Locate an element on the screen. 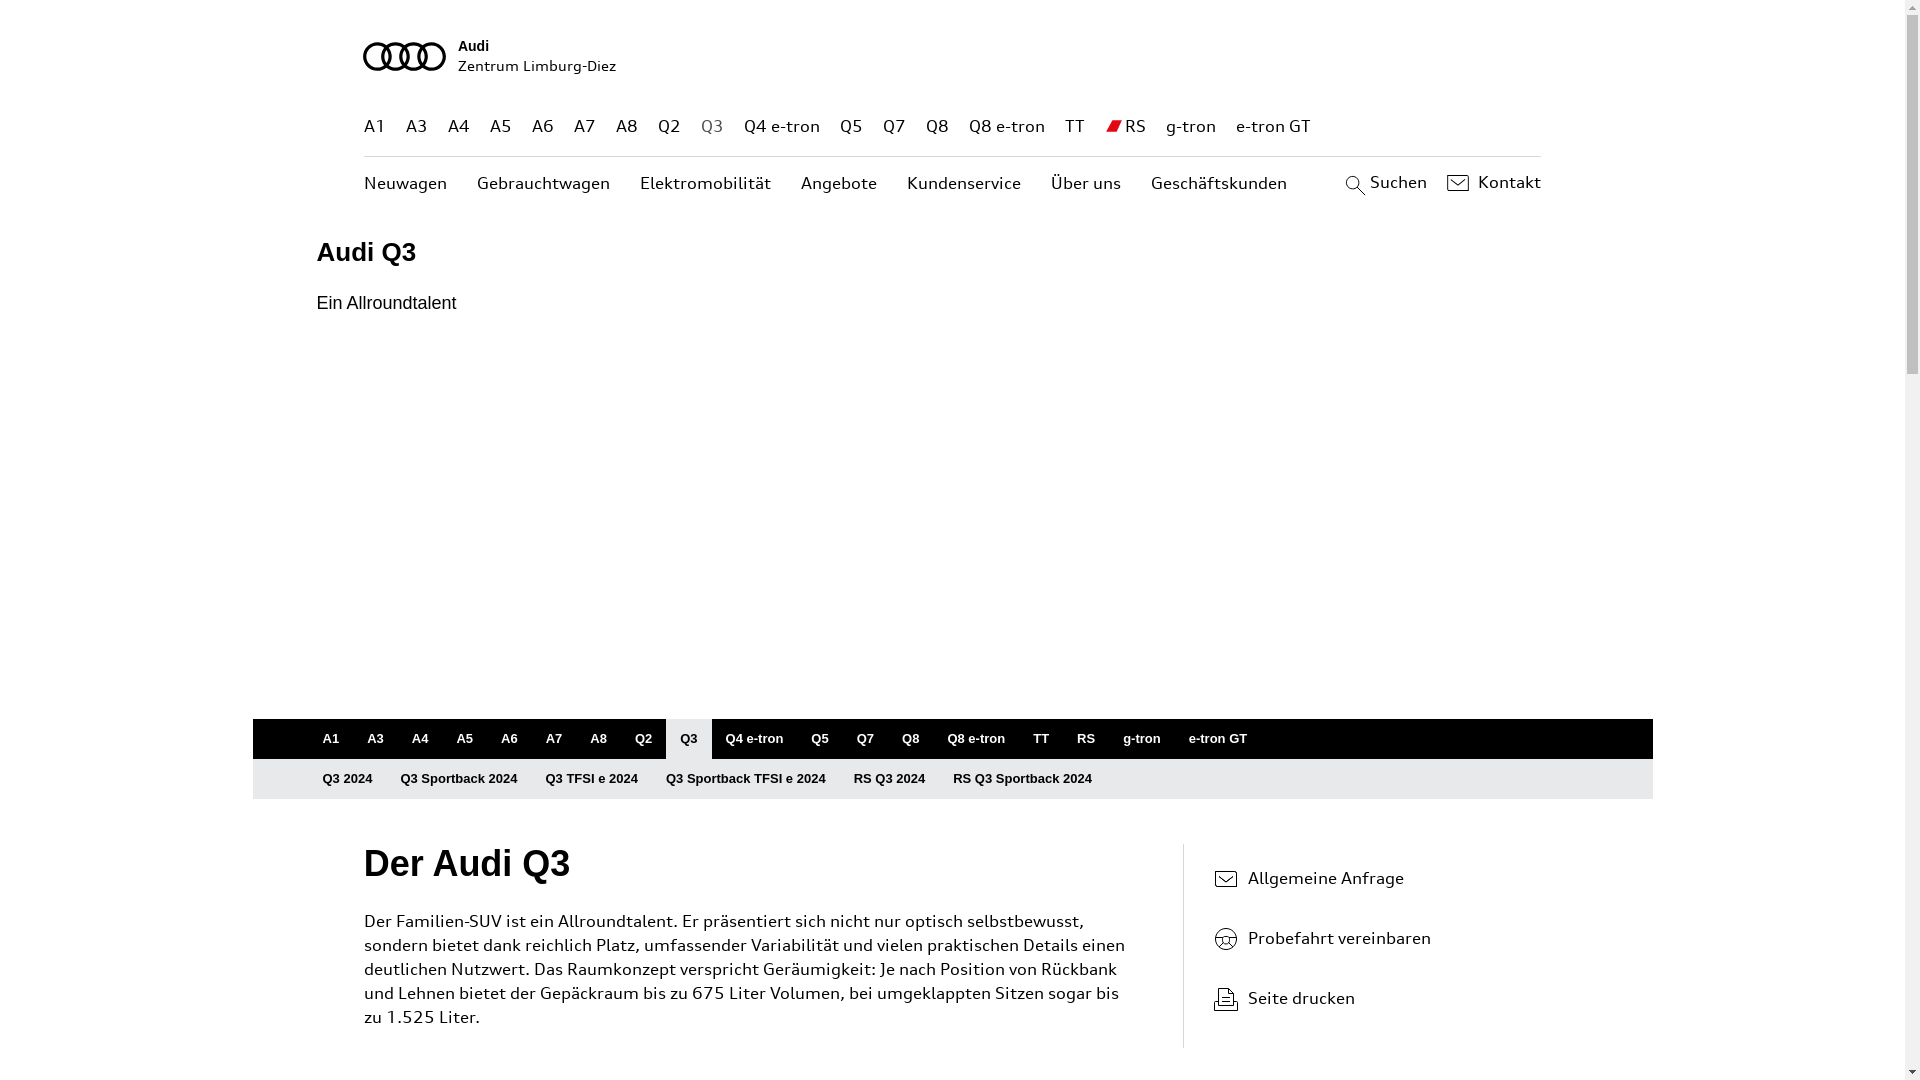 The height and width of the screenshot is (1080, 1920). 'Q2' is located at coordinates (669, 126).